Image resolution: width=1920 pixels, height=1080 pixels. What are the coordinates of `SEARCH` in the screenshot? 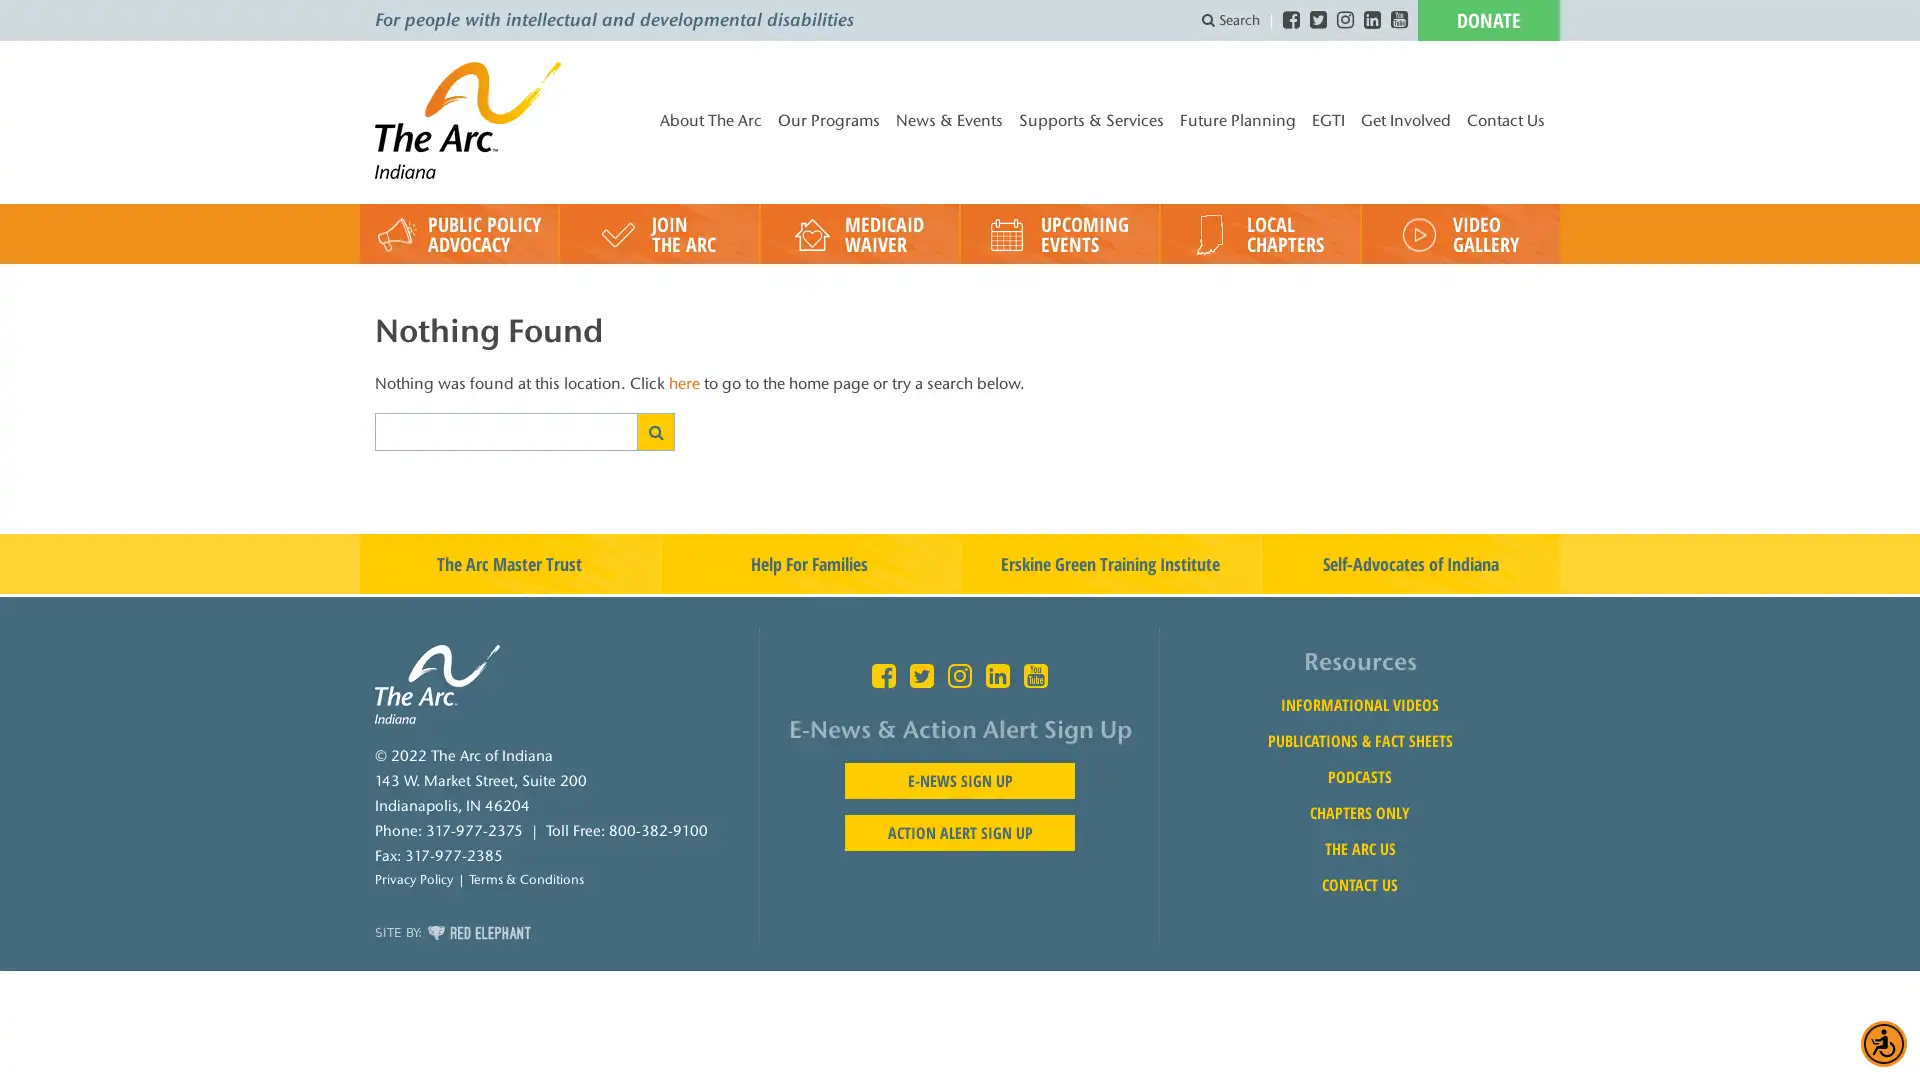 It's located at (656, 431).